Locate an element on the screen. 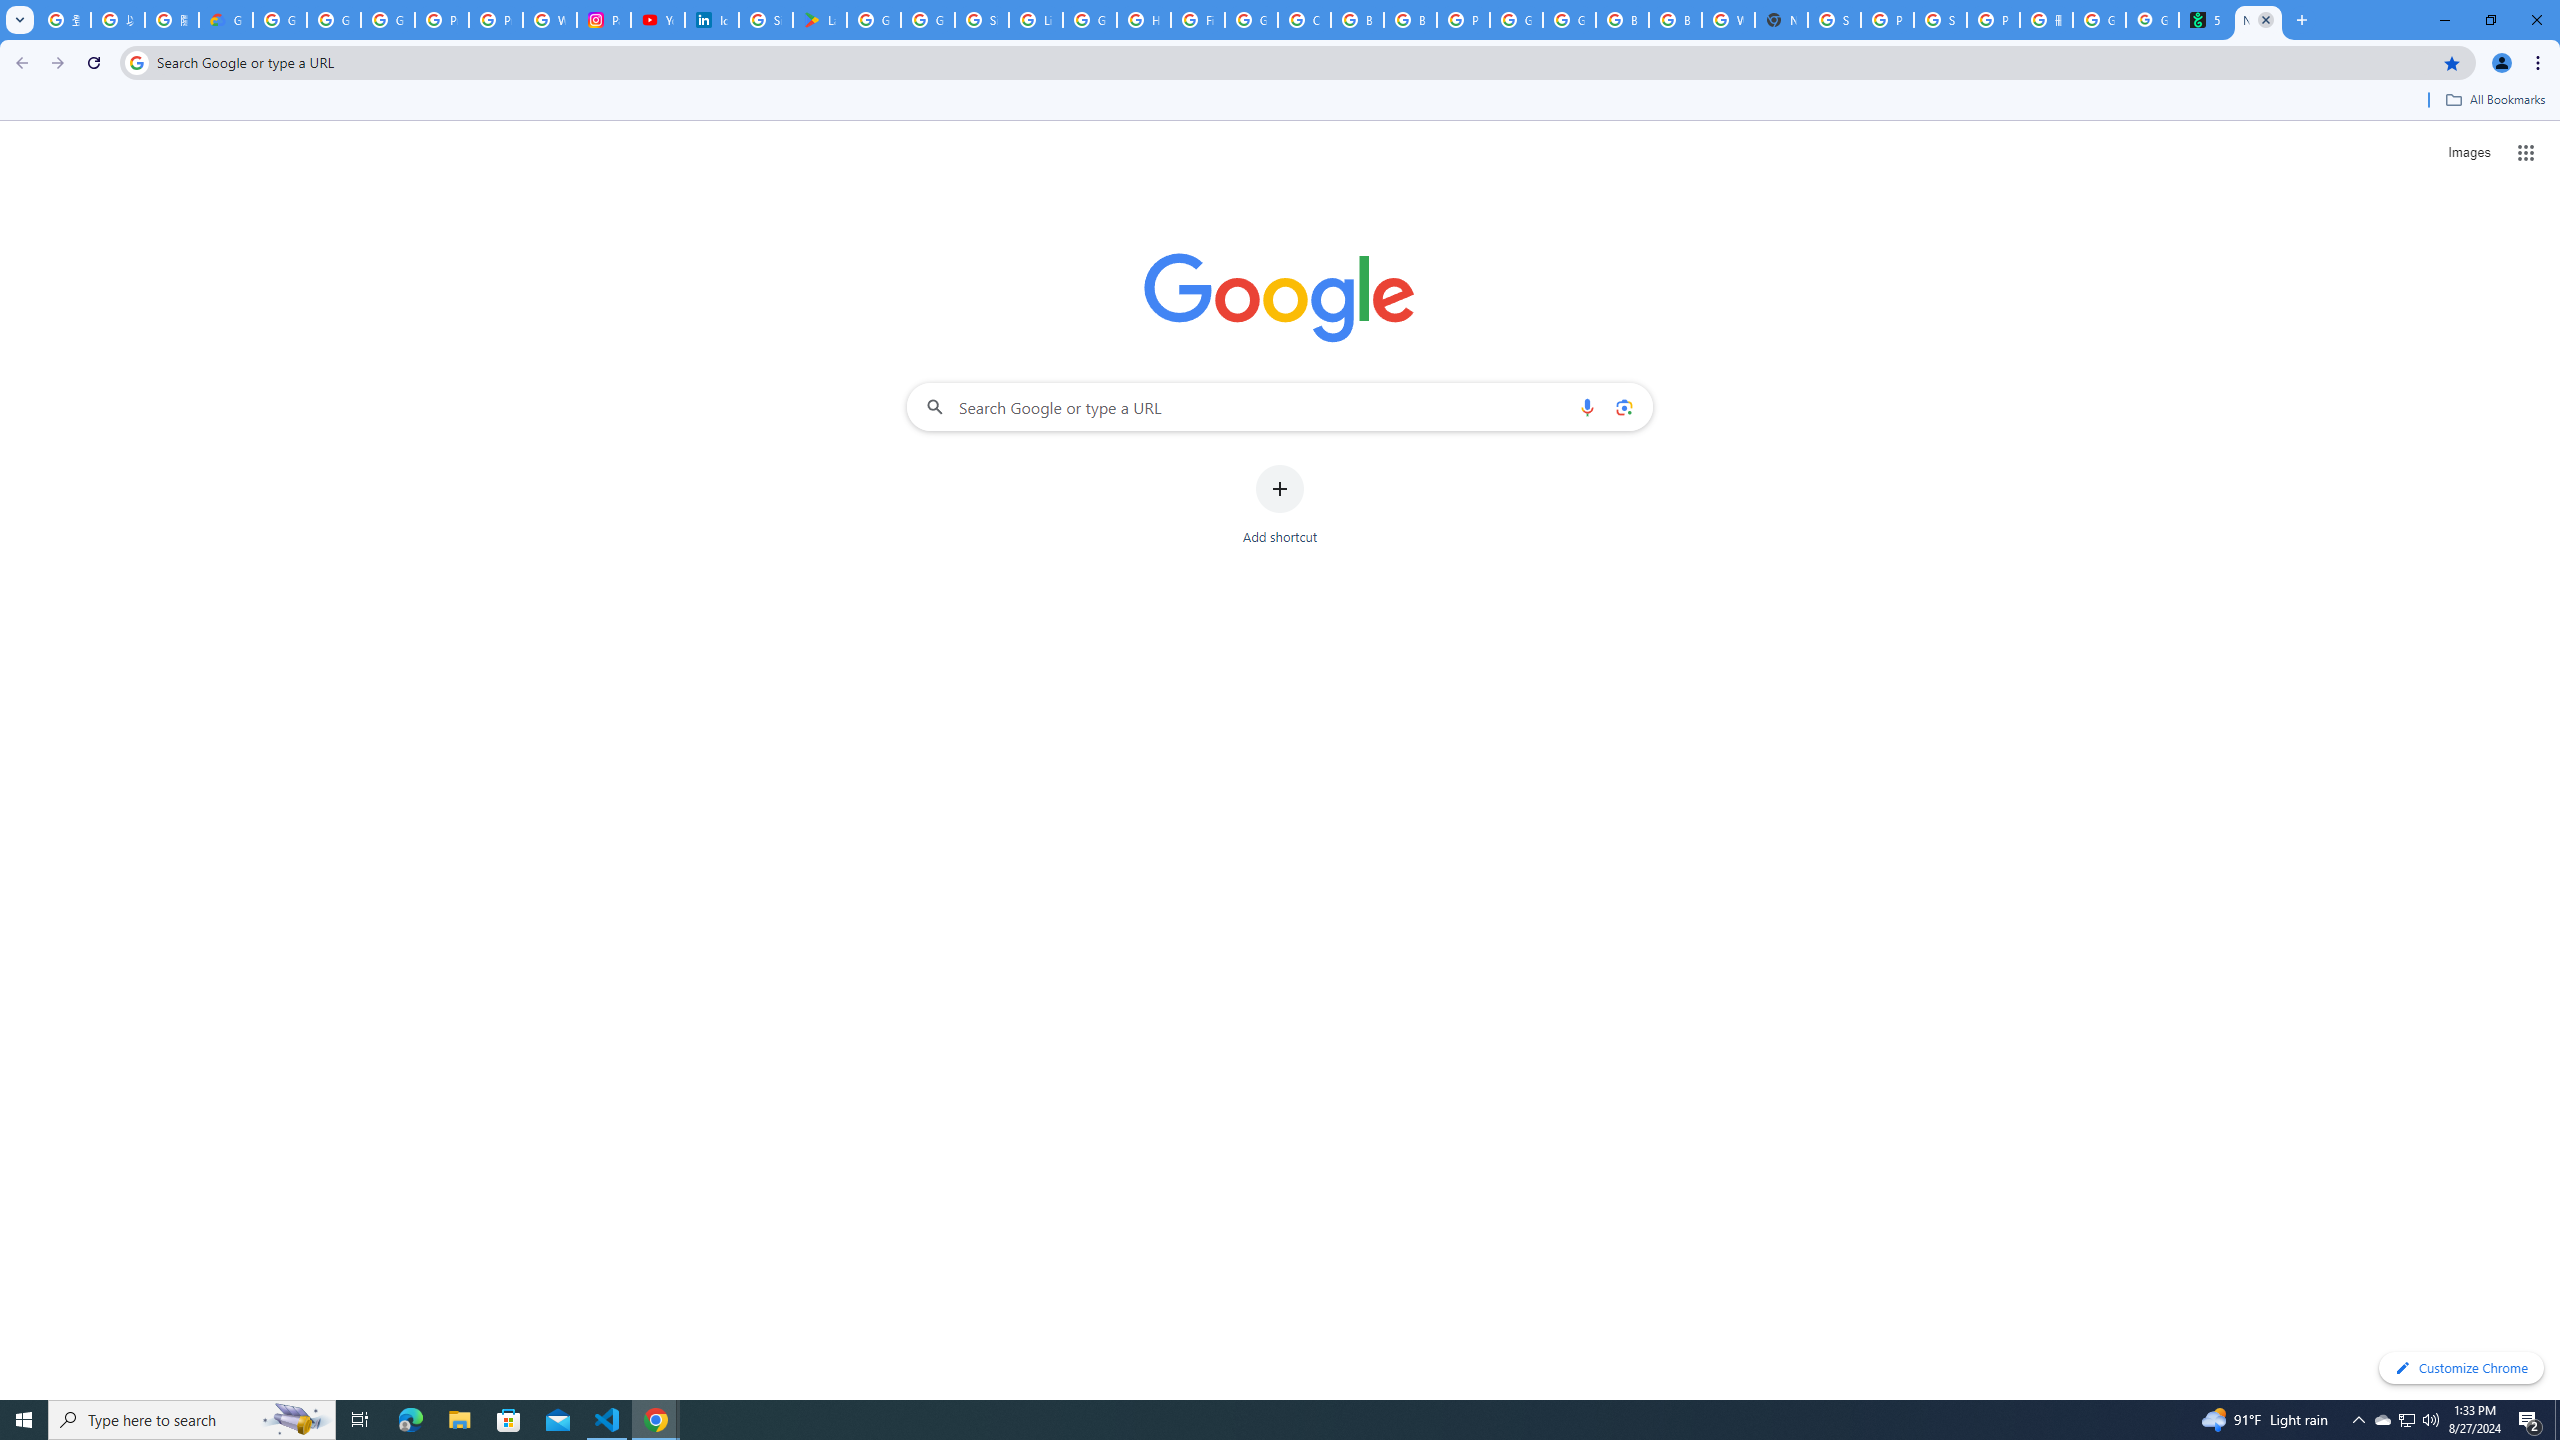 Image resolution: width=2560 pixels, height=1440 pixels. 'Browse Chrome as a guest - Computer - Google Chrome Help' is located at coordinates (1356, 19).